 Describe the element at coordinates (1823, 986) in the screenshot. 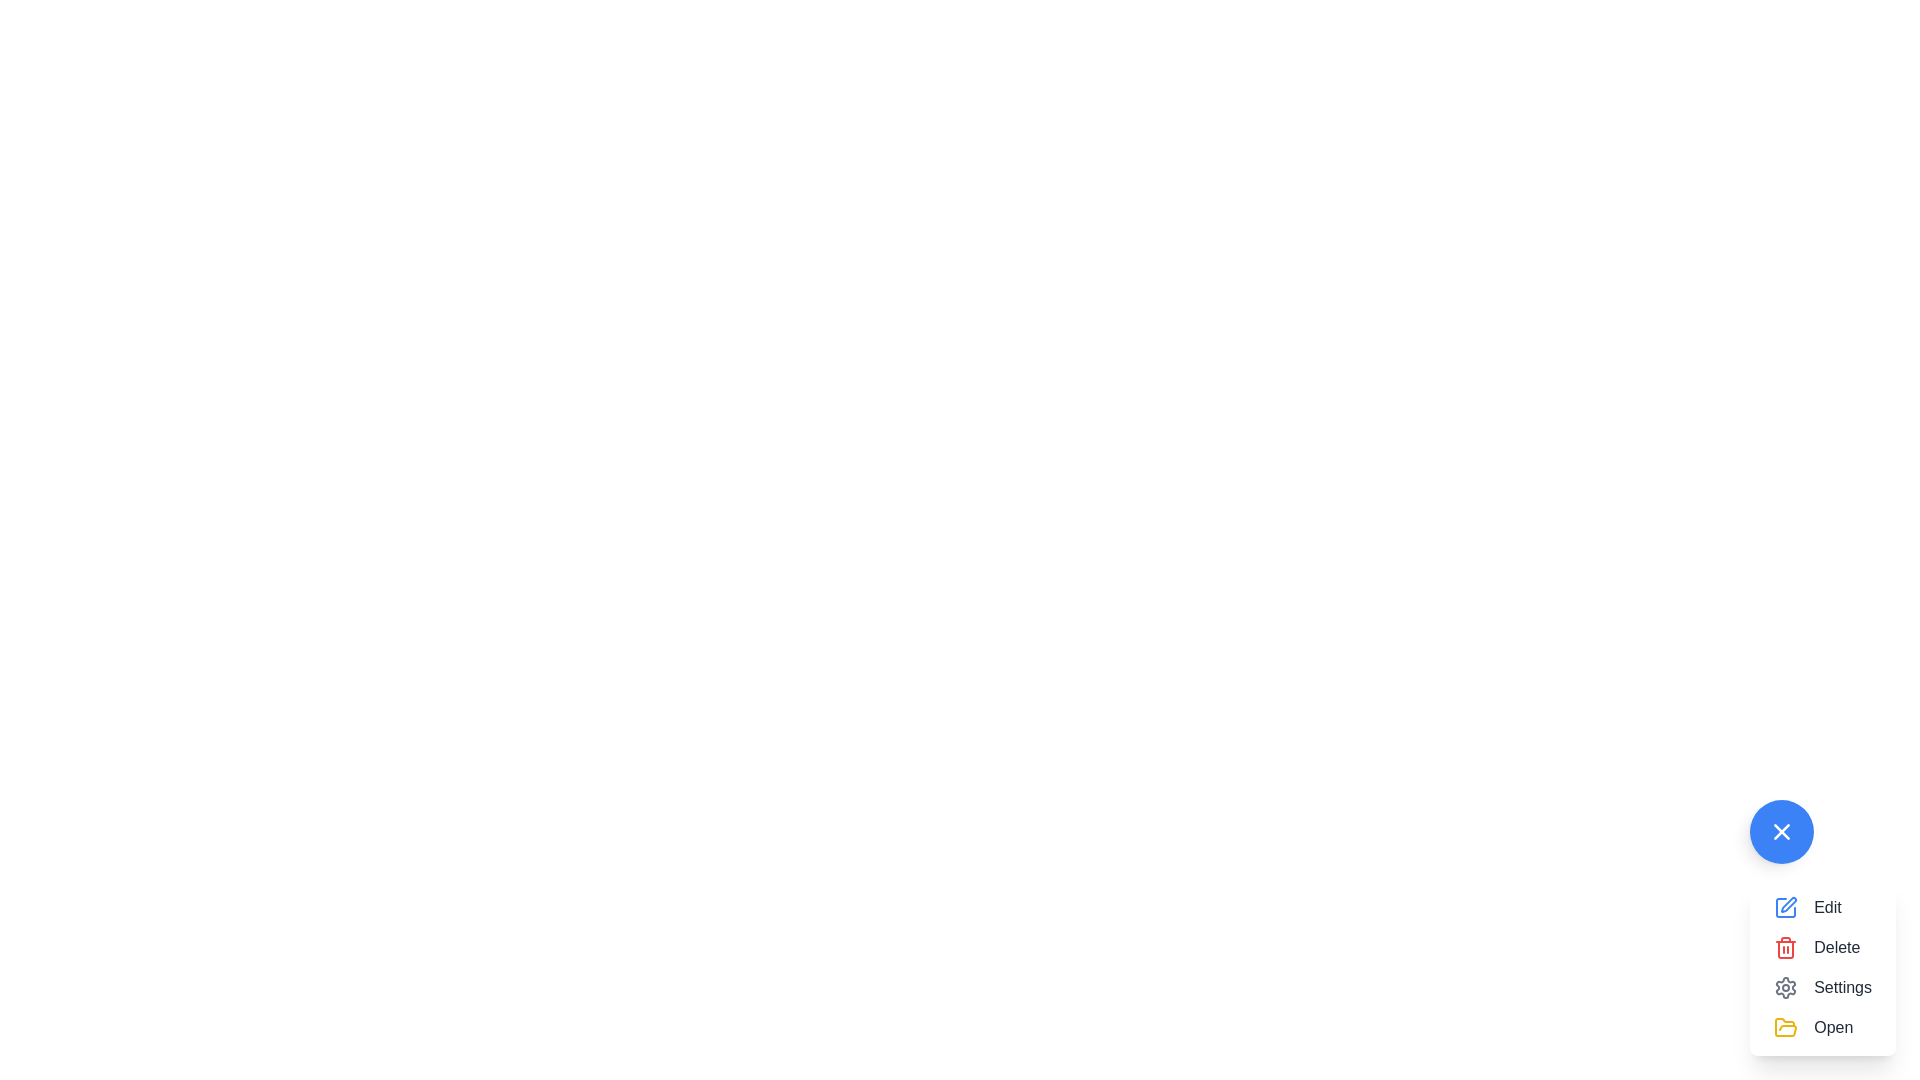

I see `the settings button located` at that location.